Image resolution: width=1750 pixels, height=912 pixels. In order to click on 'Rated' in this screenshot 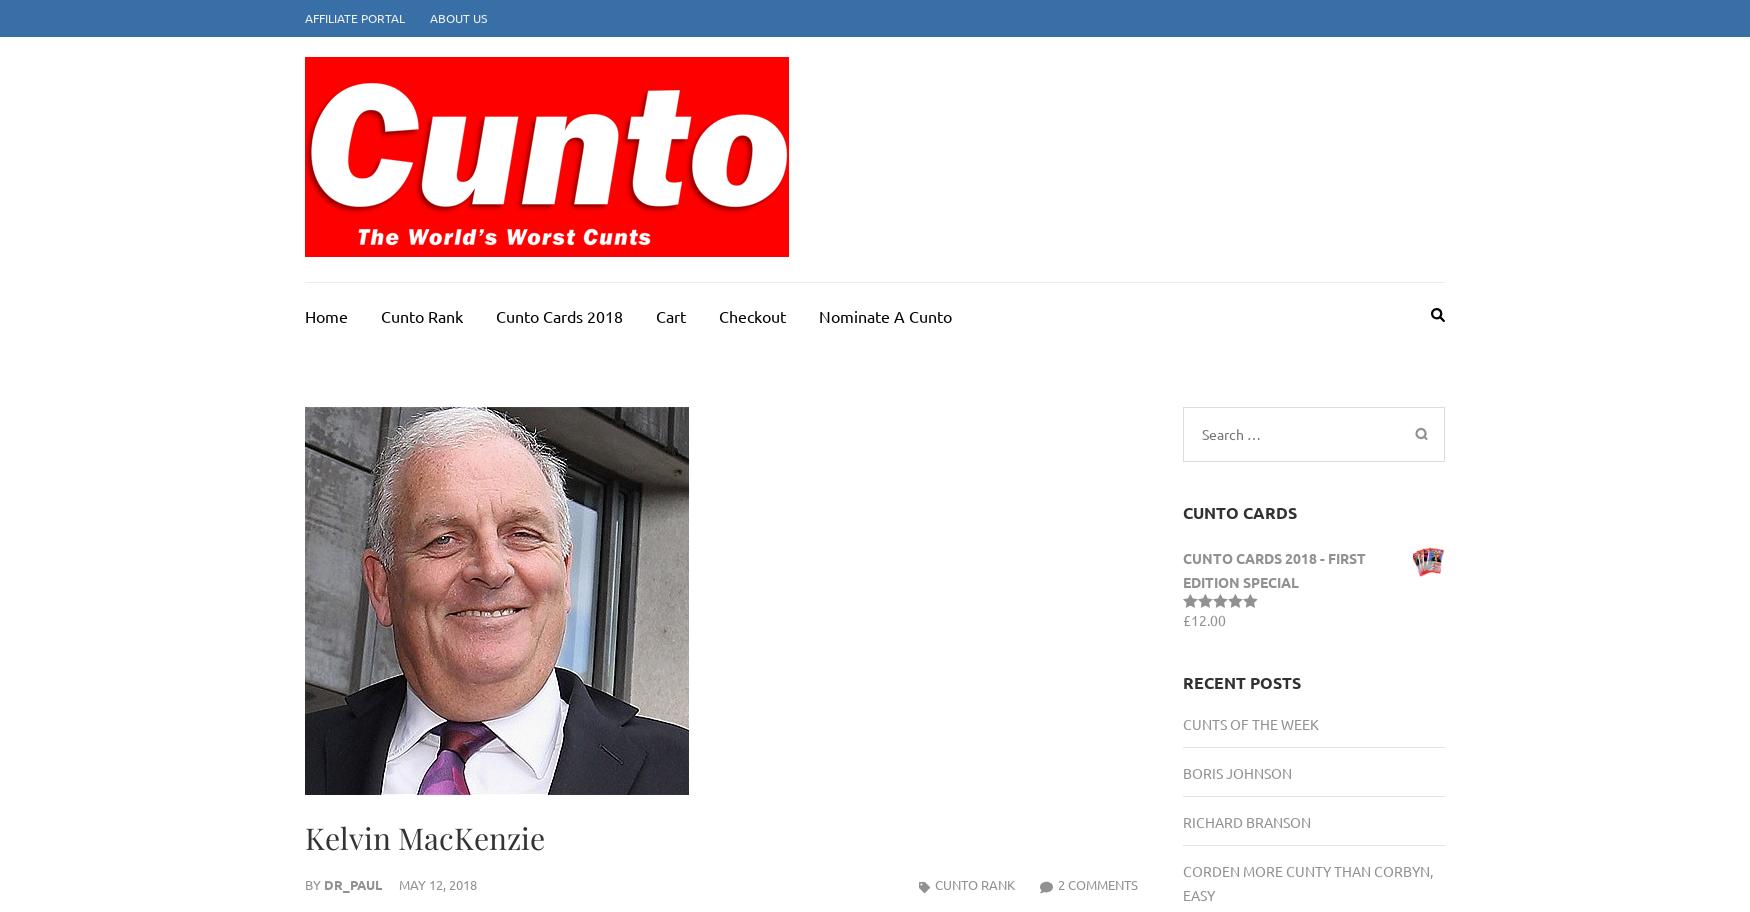, I will do `click(1180, 621)`.